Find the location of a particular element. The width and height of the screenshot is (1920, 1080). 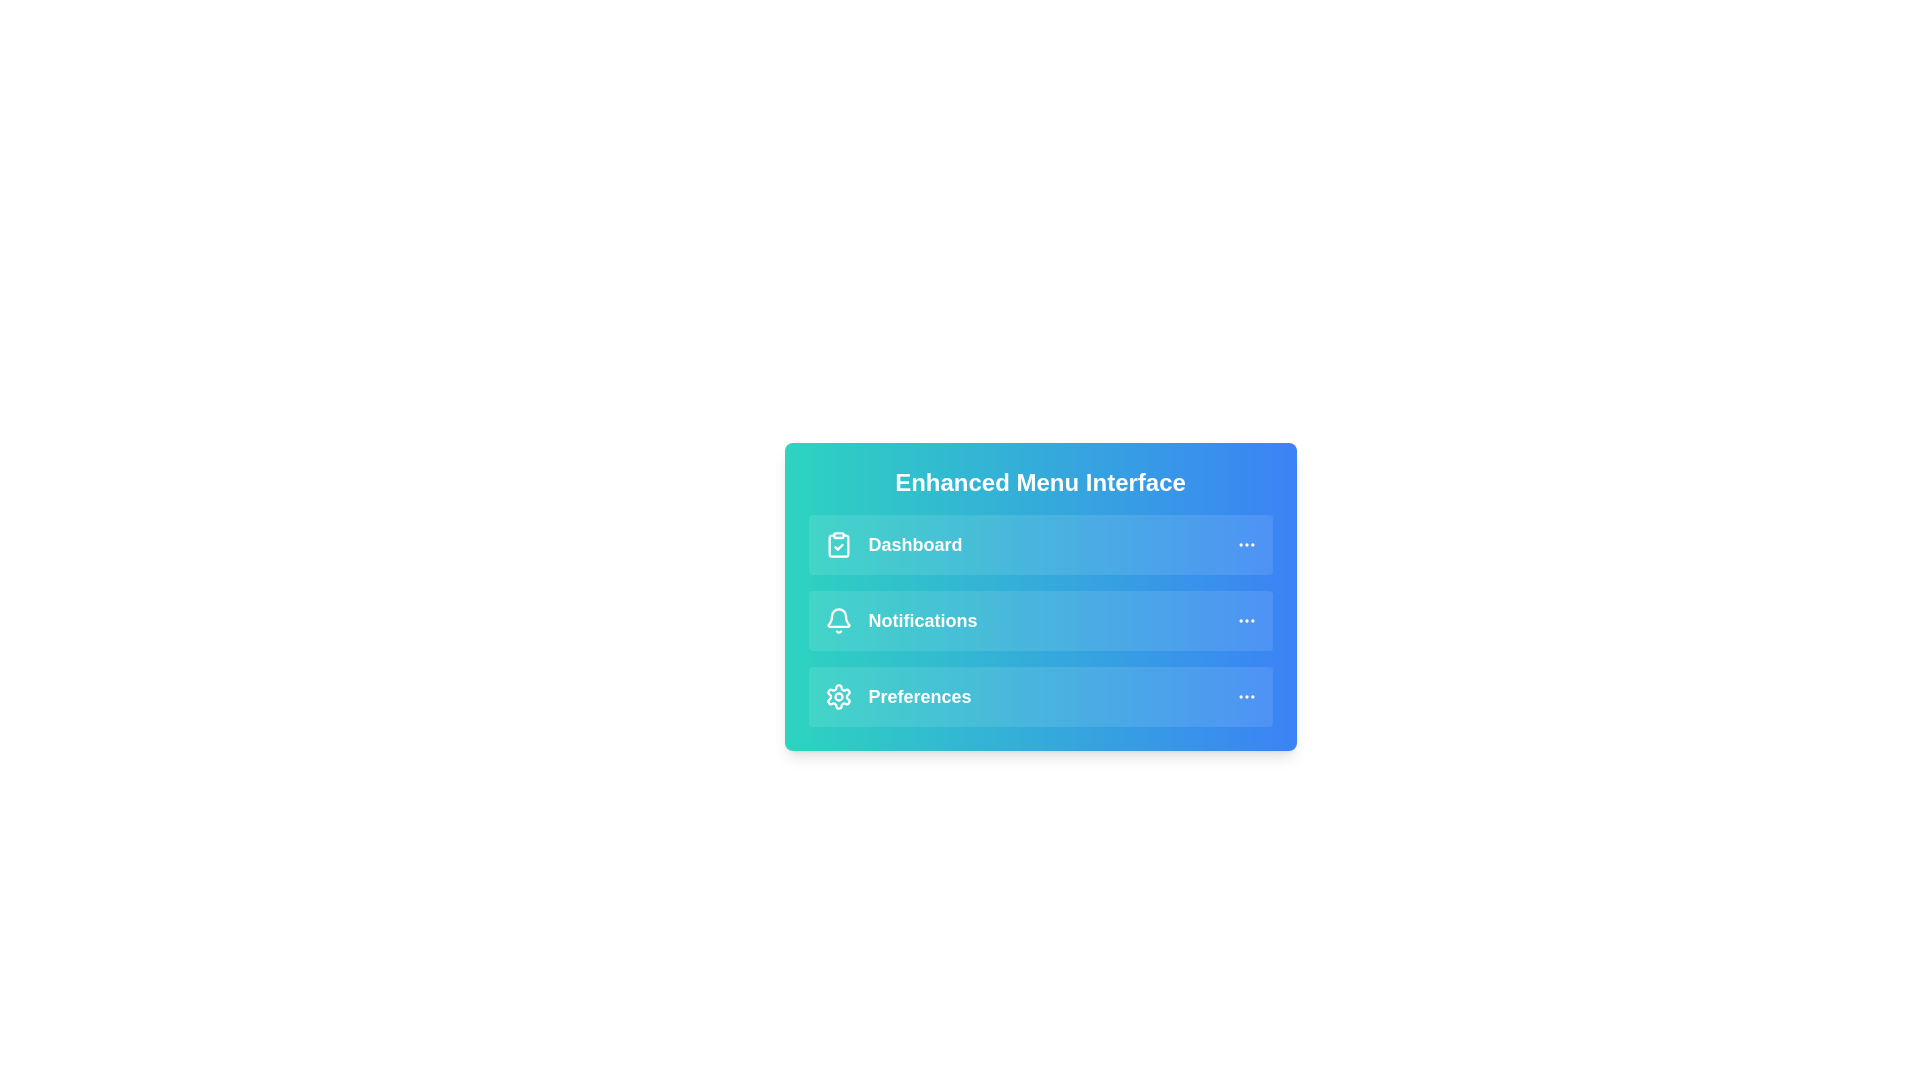

the navigation button located at the bottom of the vertical menu list, which leads to the settings or preferences page is located at coordinates (896, 696).